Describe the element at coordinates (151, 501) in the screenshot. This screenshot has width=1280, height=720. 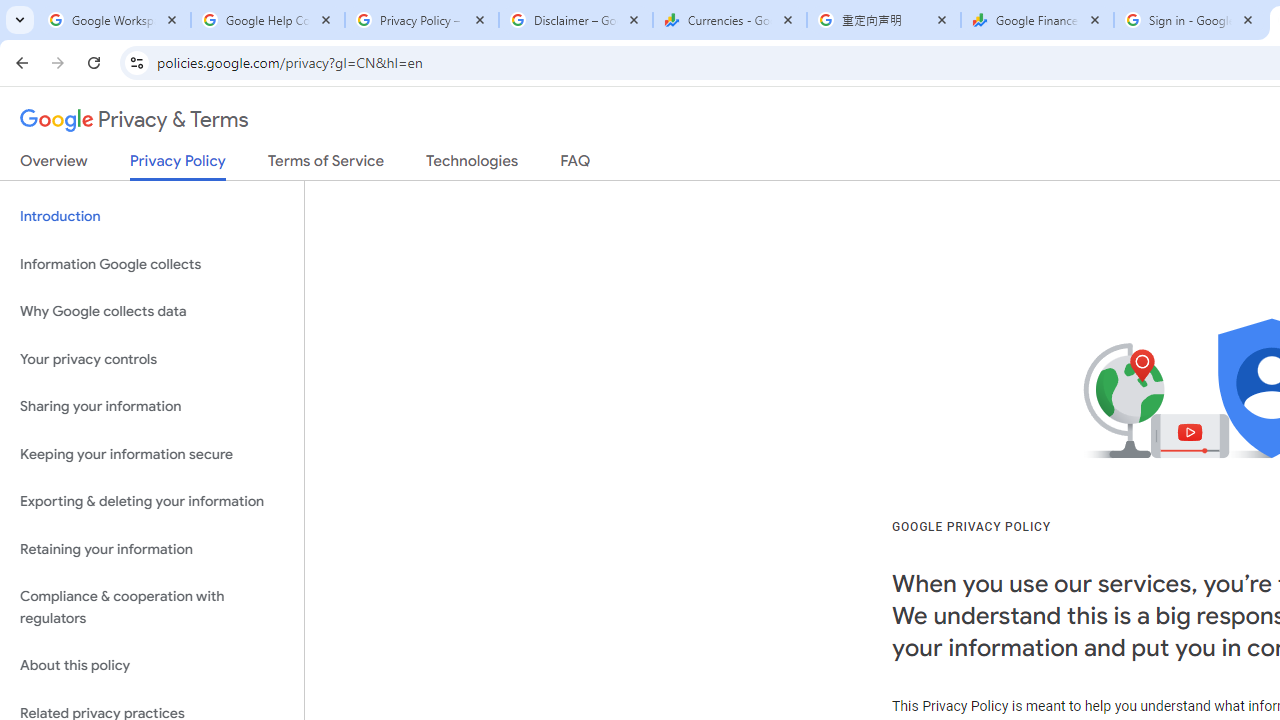
I see `'Exporting & deleting your information'` at that location.